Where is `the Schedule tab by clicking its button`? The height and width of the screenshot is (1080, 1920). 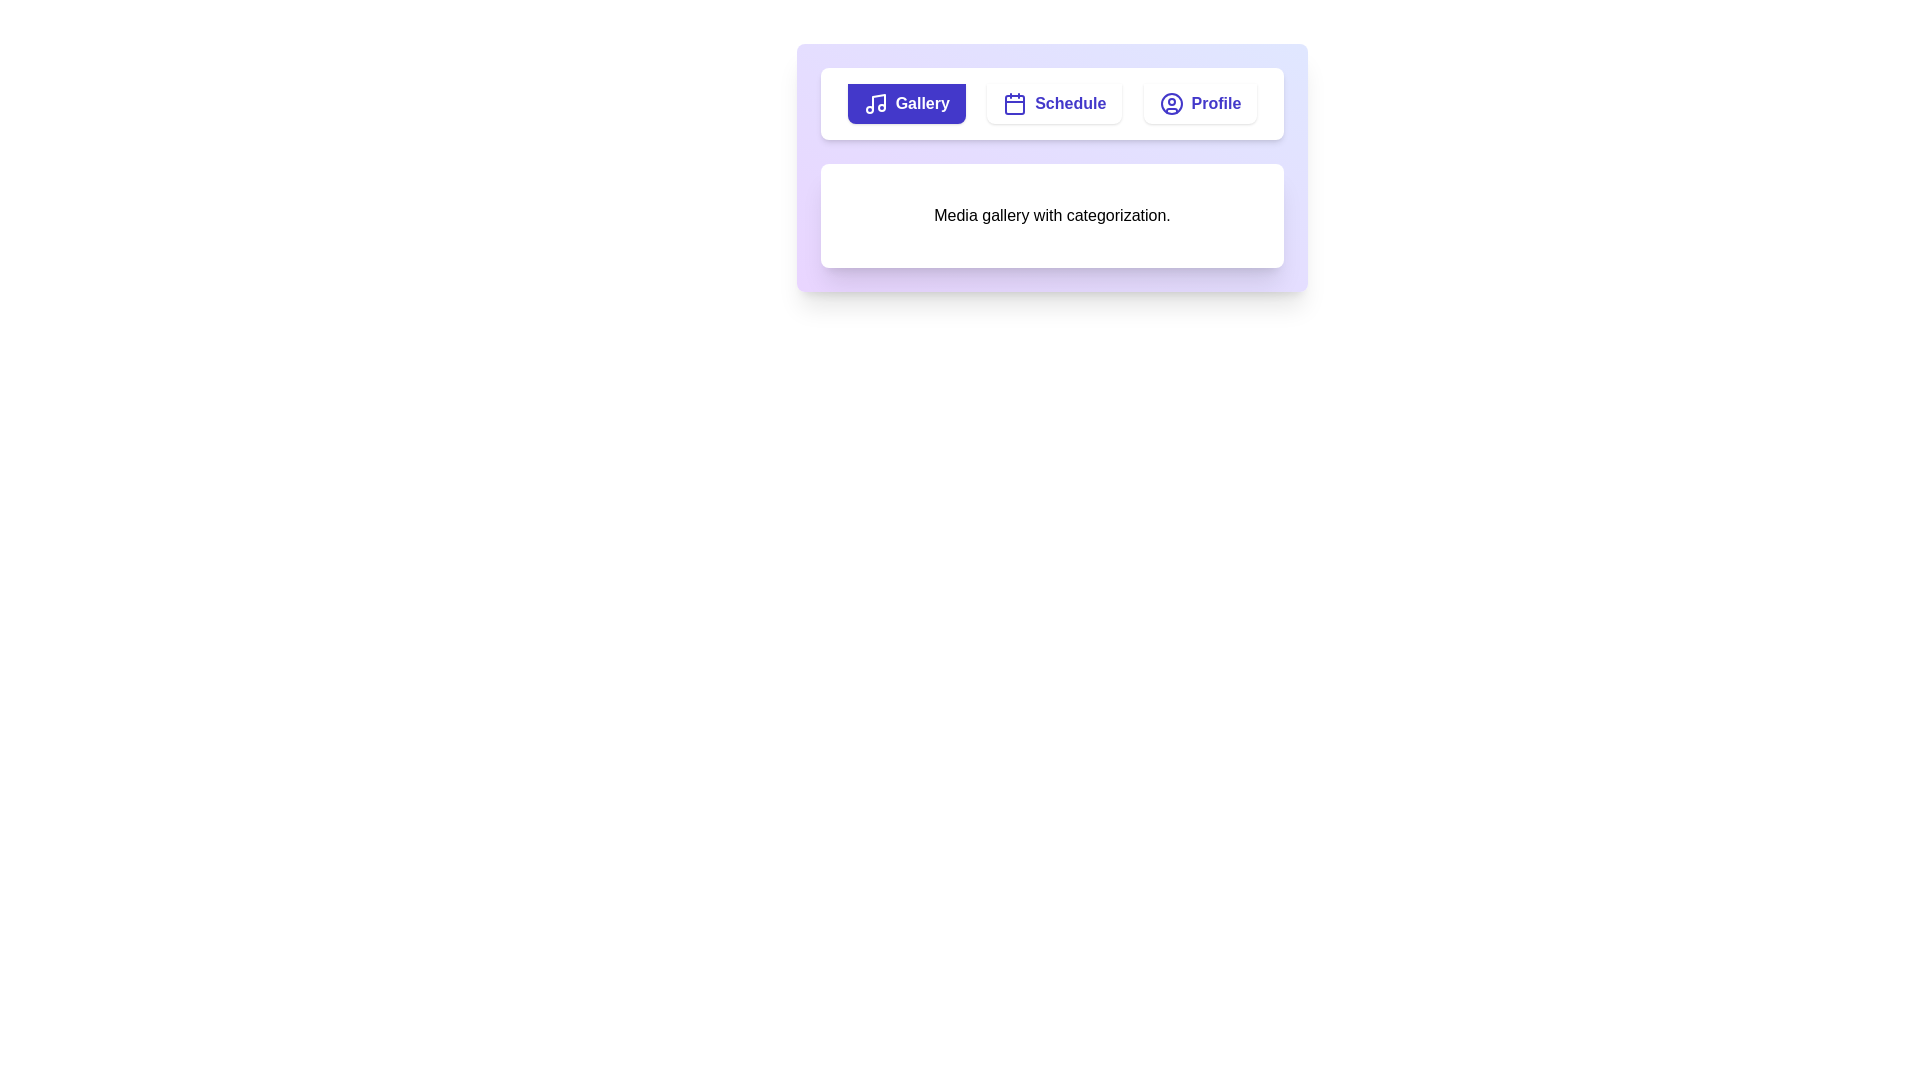 the Schedule tab by clicking its button is located at coordinates (1053, 104).